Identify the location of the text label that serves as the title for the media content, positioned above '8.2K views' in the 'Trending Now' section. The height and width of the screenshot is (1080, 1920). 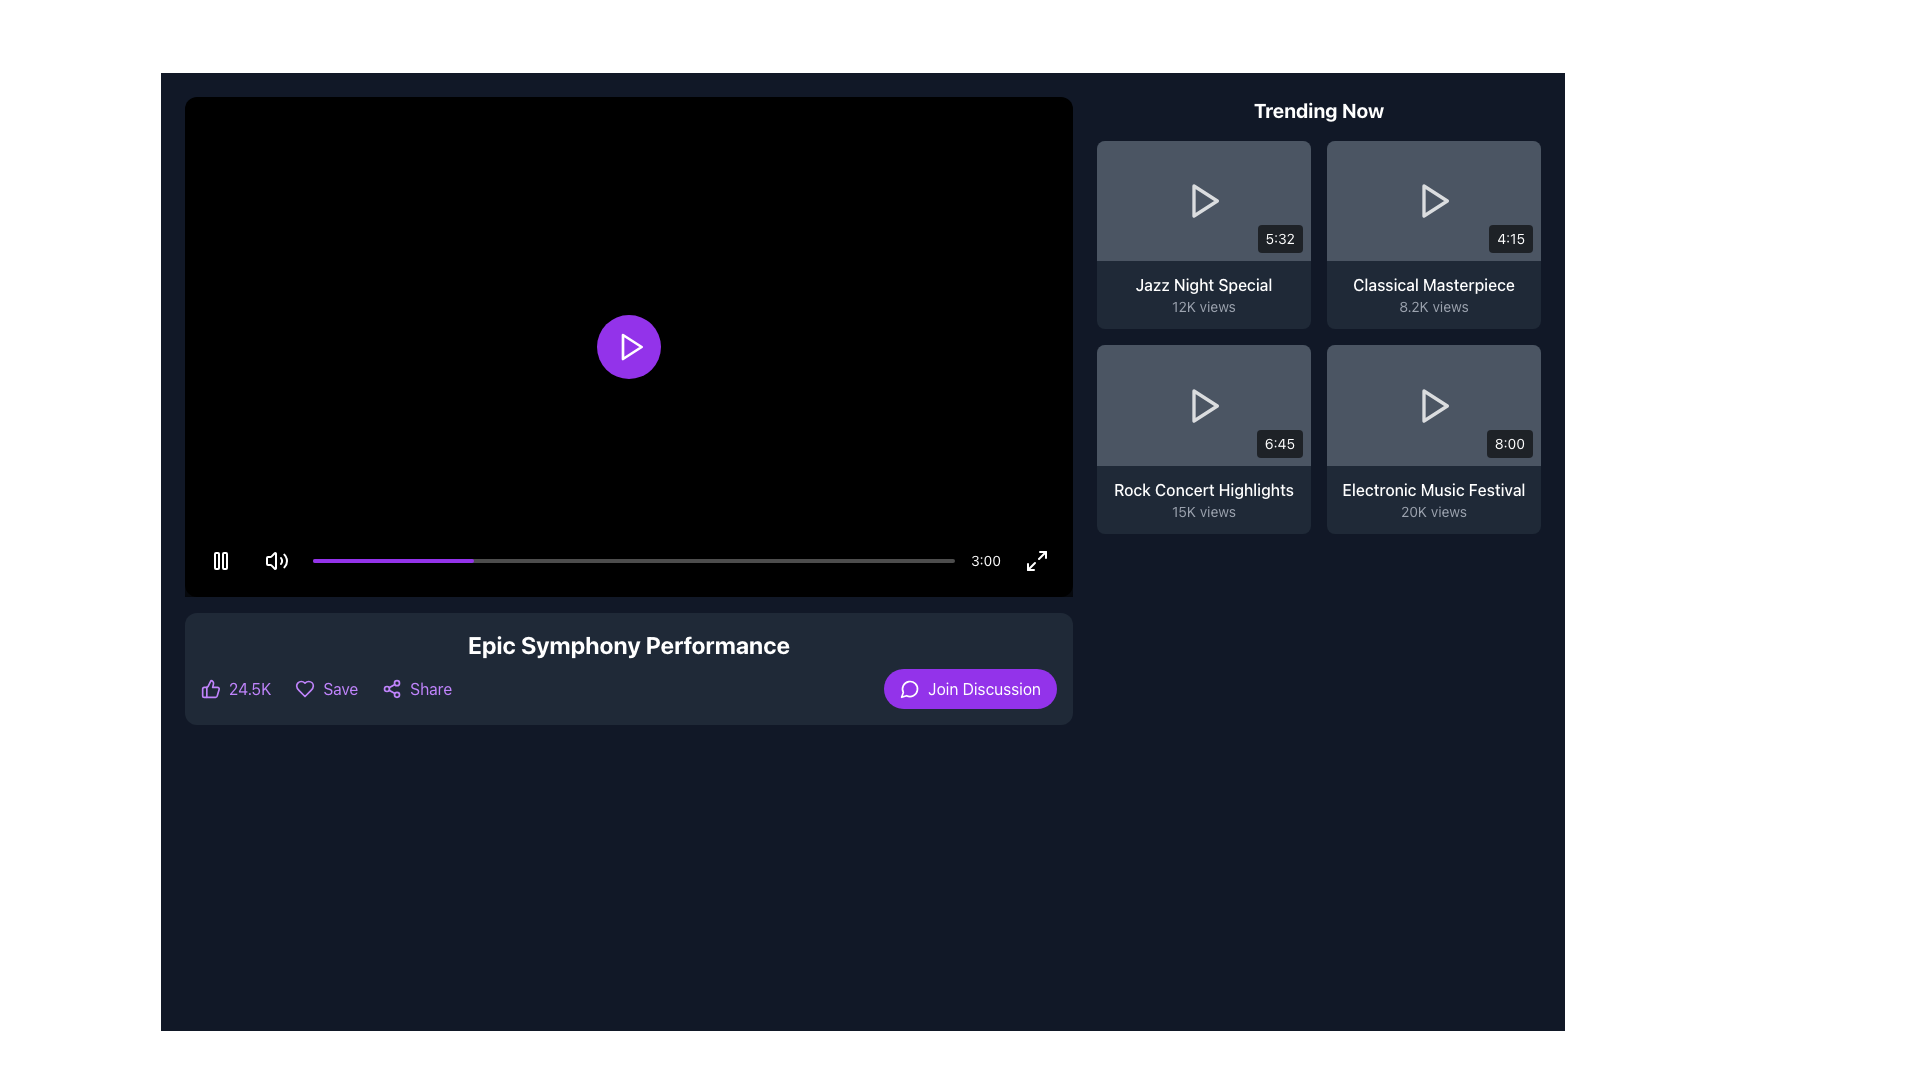
(1433, 285).